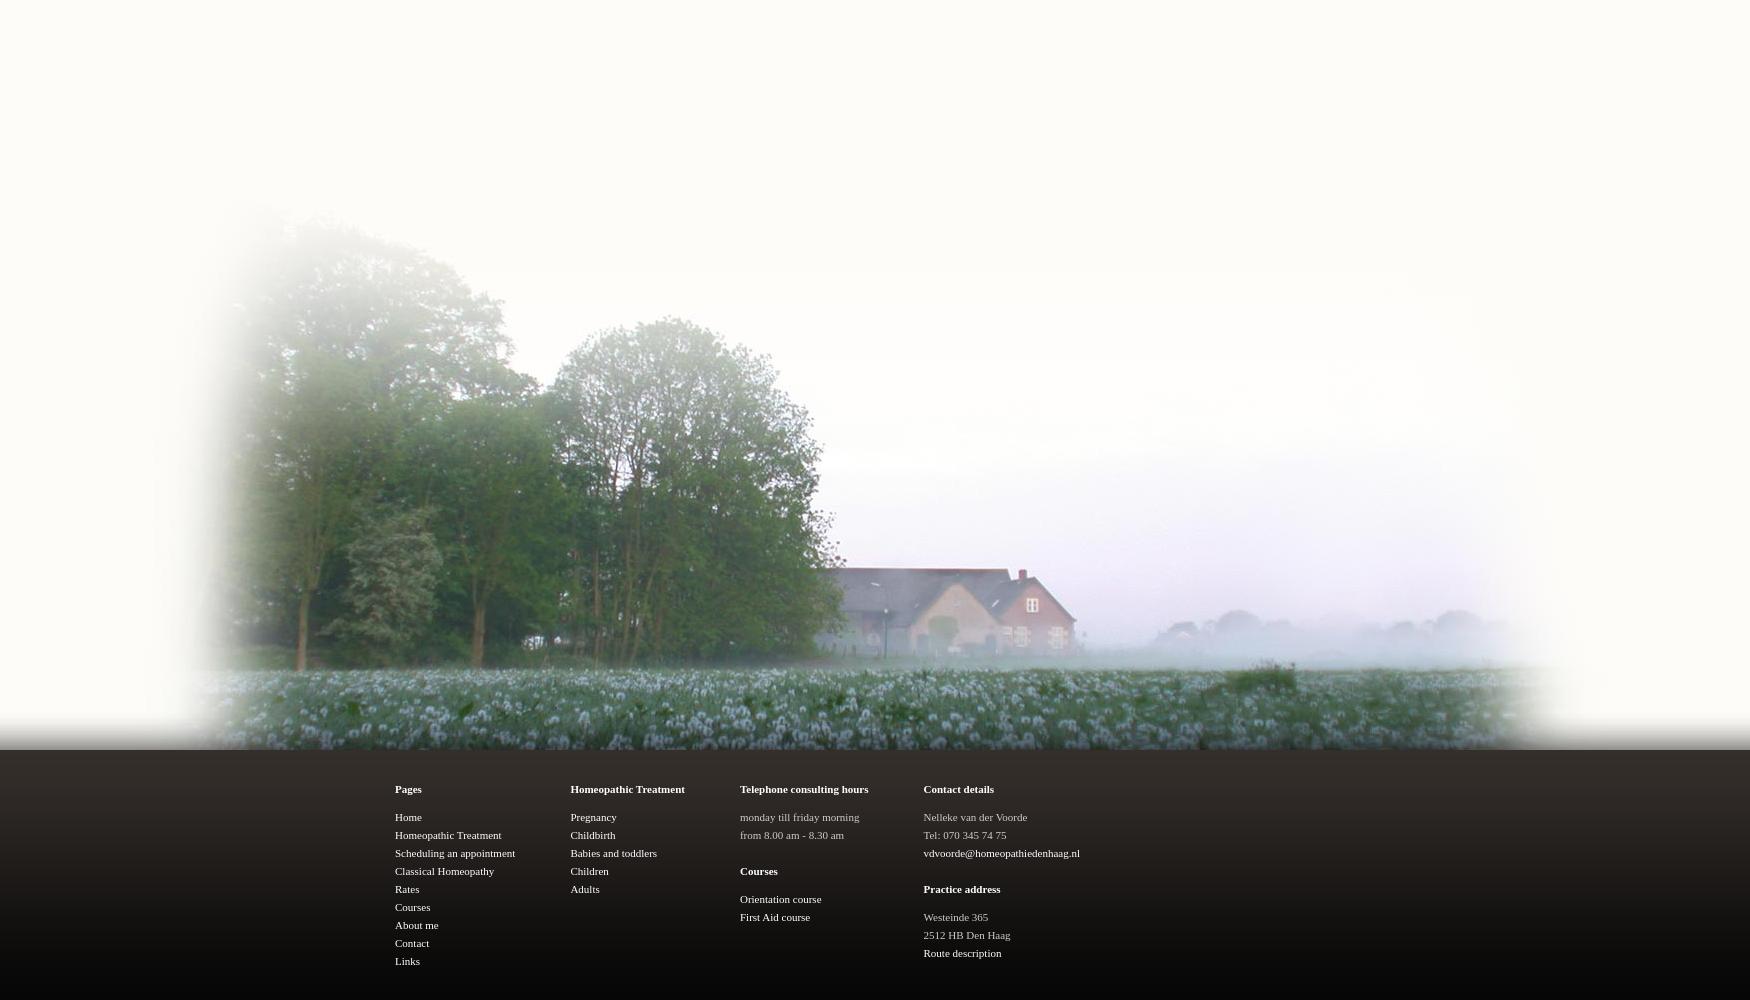 Image resolution: width=1750 pixels, height=1000 pixels. What do you see at coordinates (584, 889) in the screenshot?
I see `'Adults'` at bounding box center [584, 889].